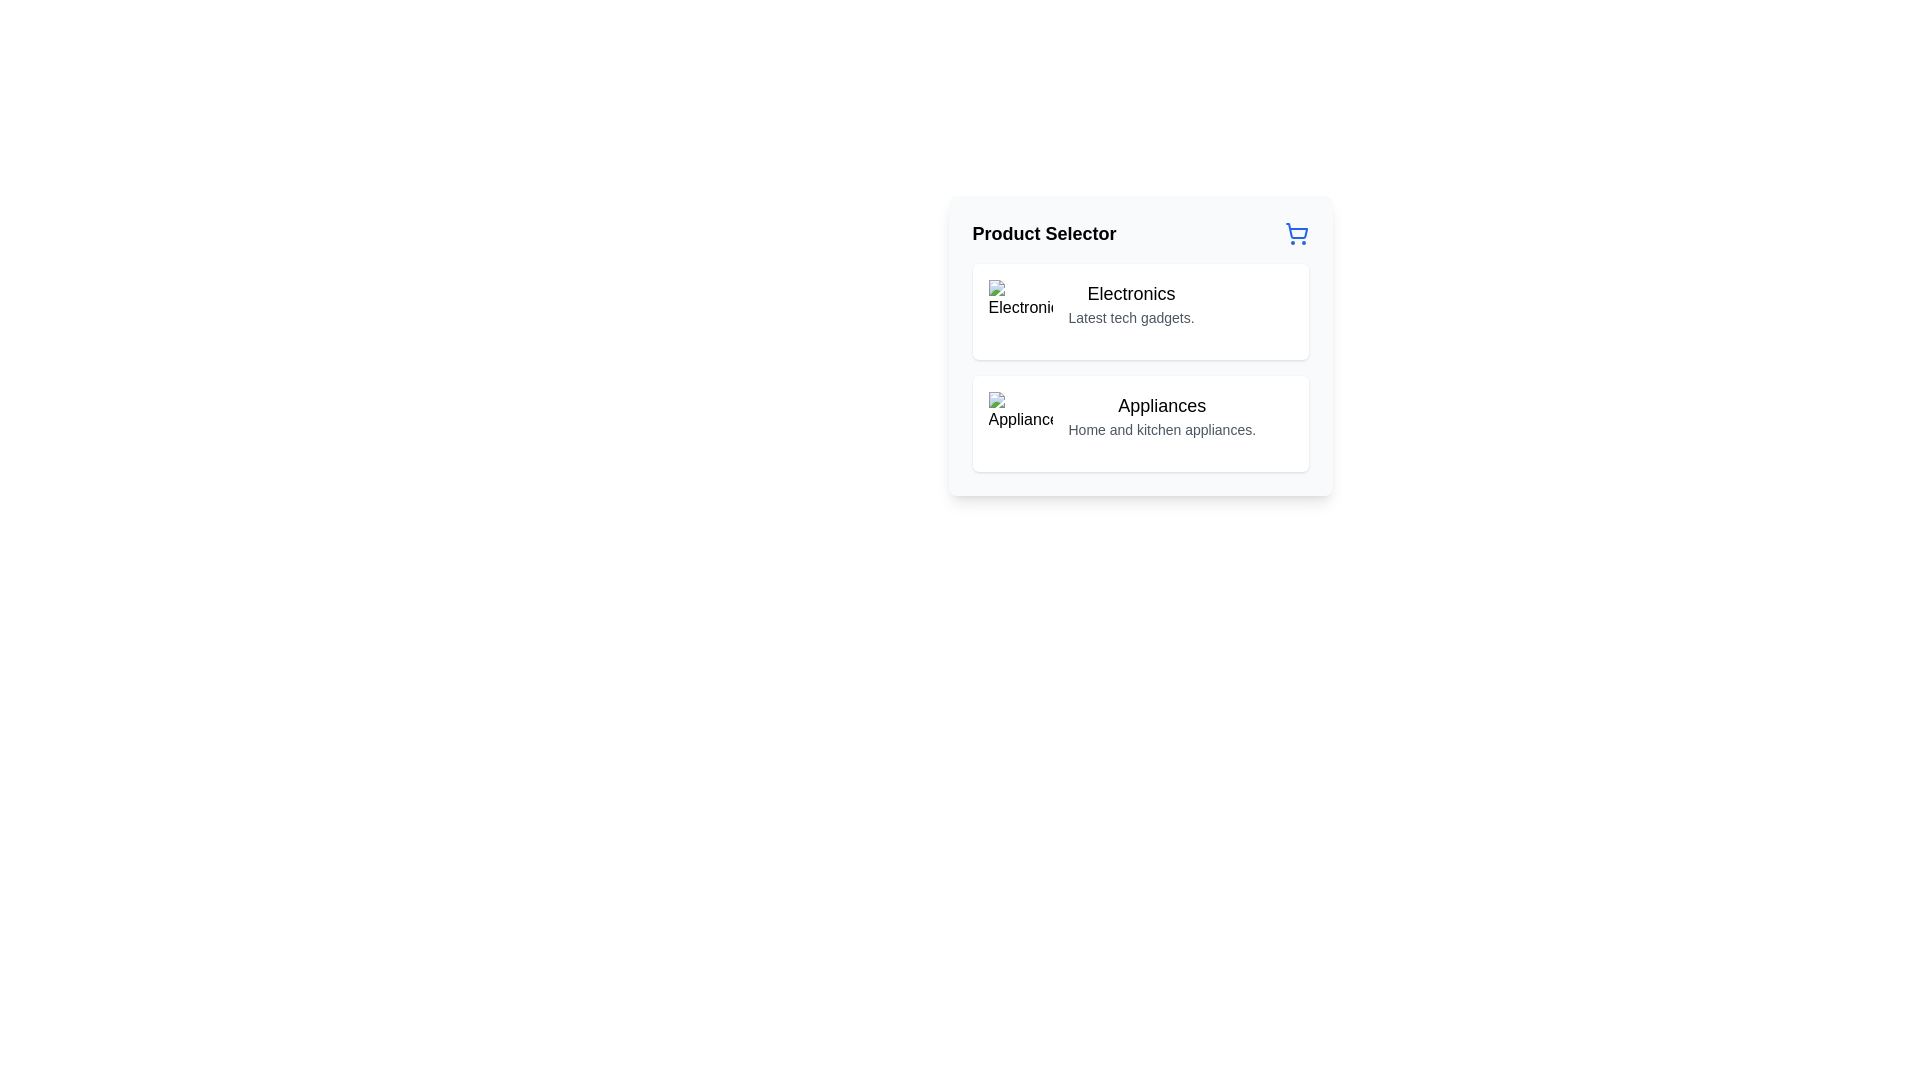 The height and width of the screenshot is (1080, 1920). Describe the element at coordinates (1296, 233) in the screenshot. I see `the blue shopping cart icon located to the far right of the 'Product Selector' header` at that location.